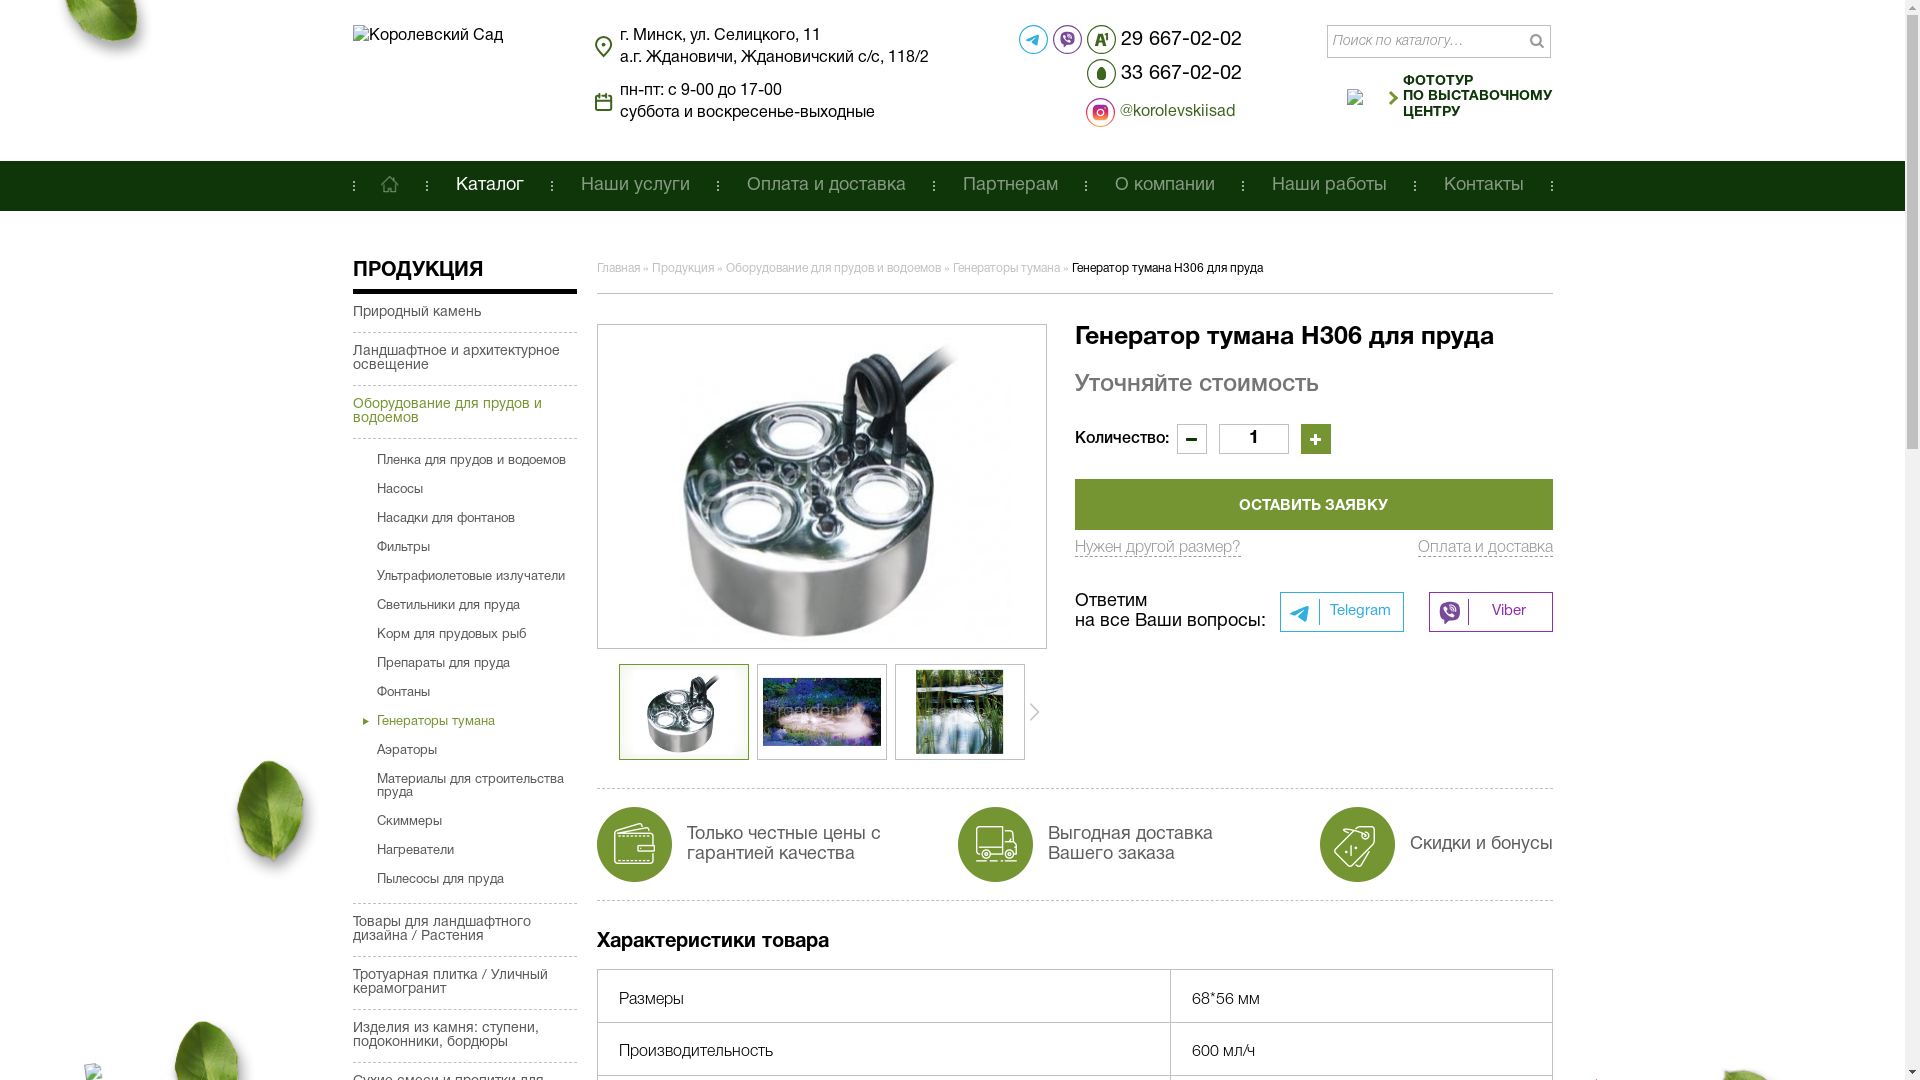  Describe the element at coordinates (1489, 611) in the screenshot. I see `'Viber'` at that location.